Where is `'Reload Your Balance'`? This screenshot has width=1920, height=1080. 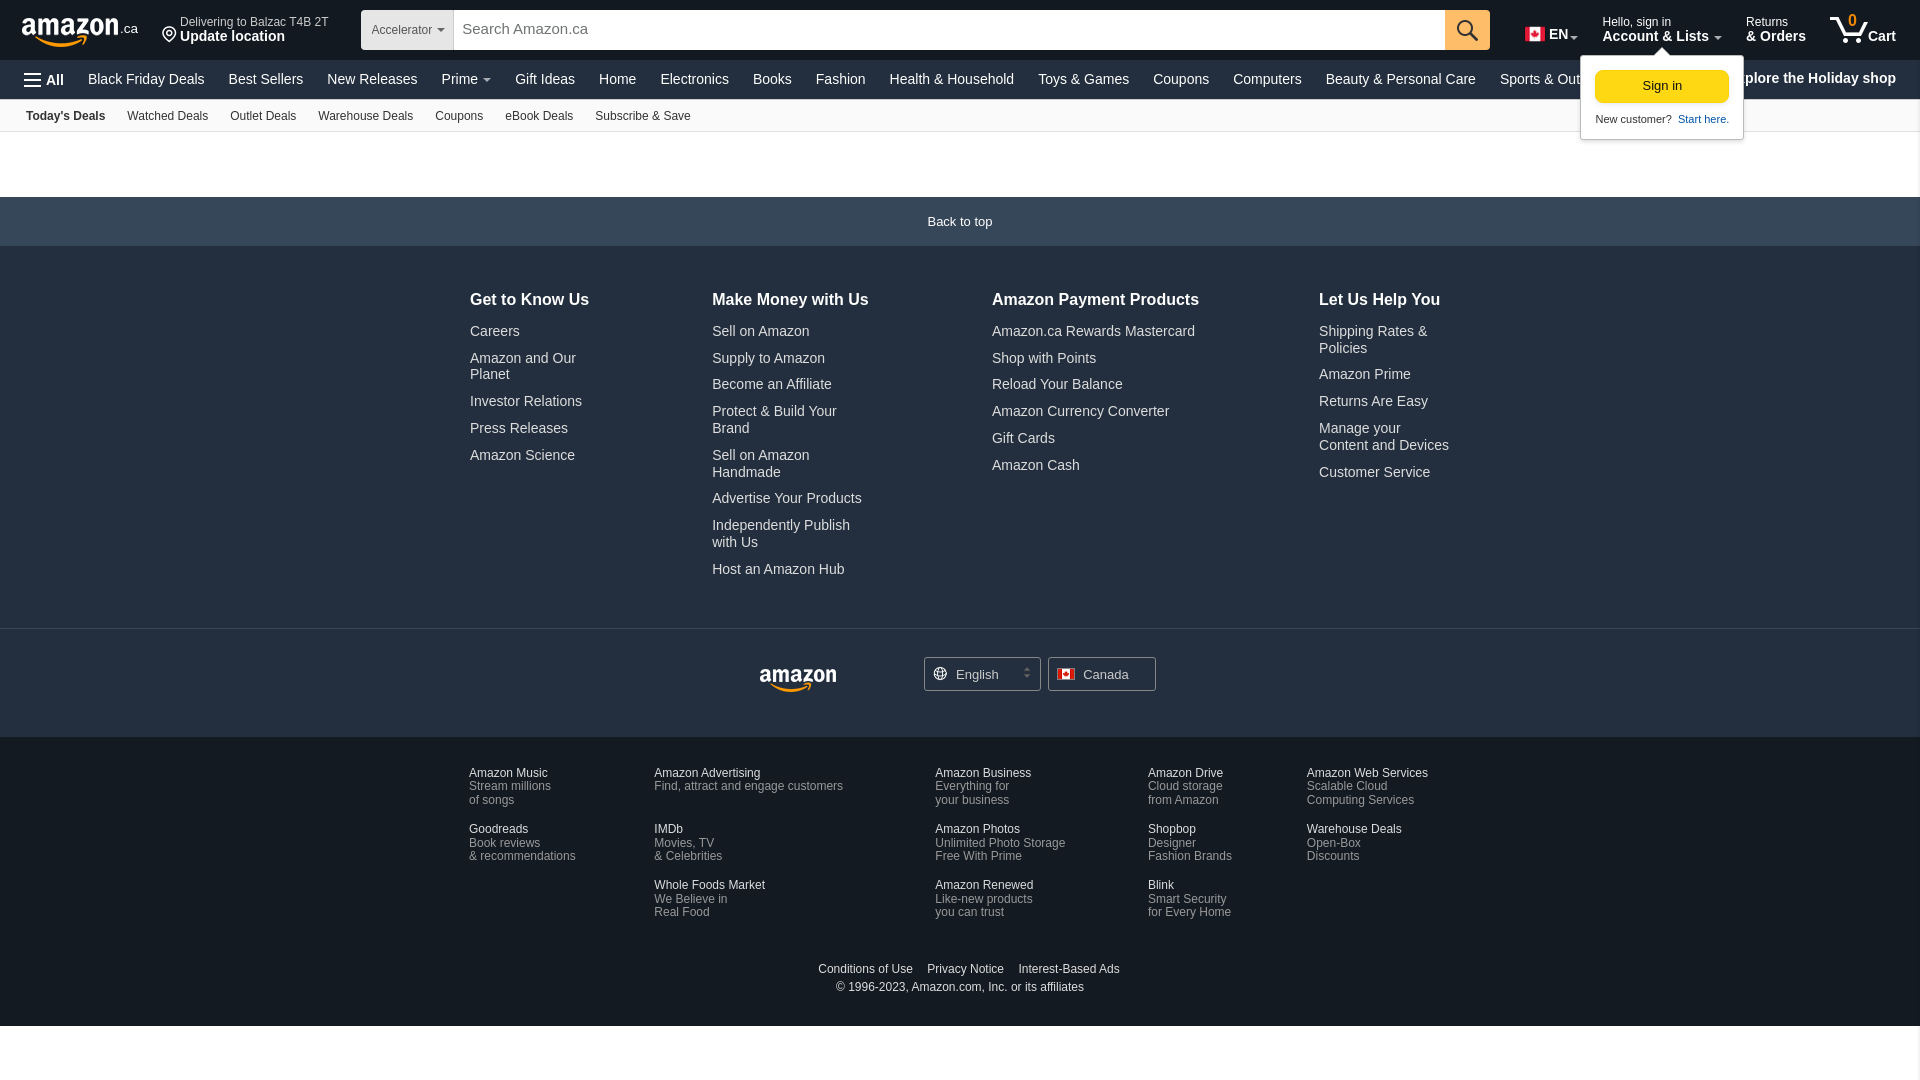
'Reload Your Balance' is located at coordinates (1056, 384).